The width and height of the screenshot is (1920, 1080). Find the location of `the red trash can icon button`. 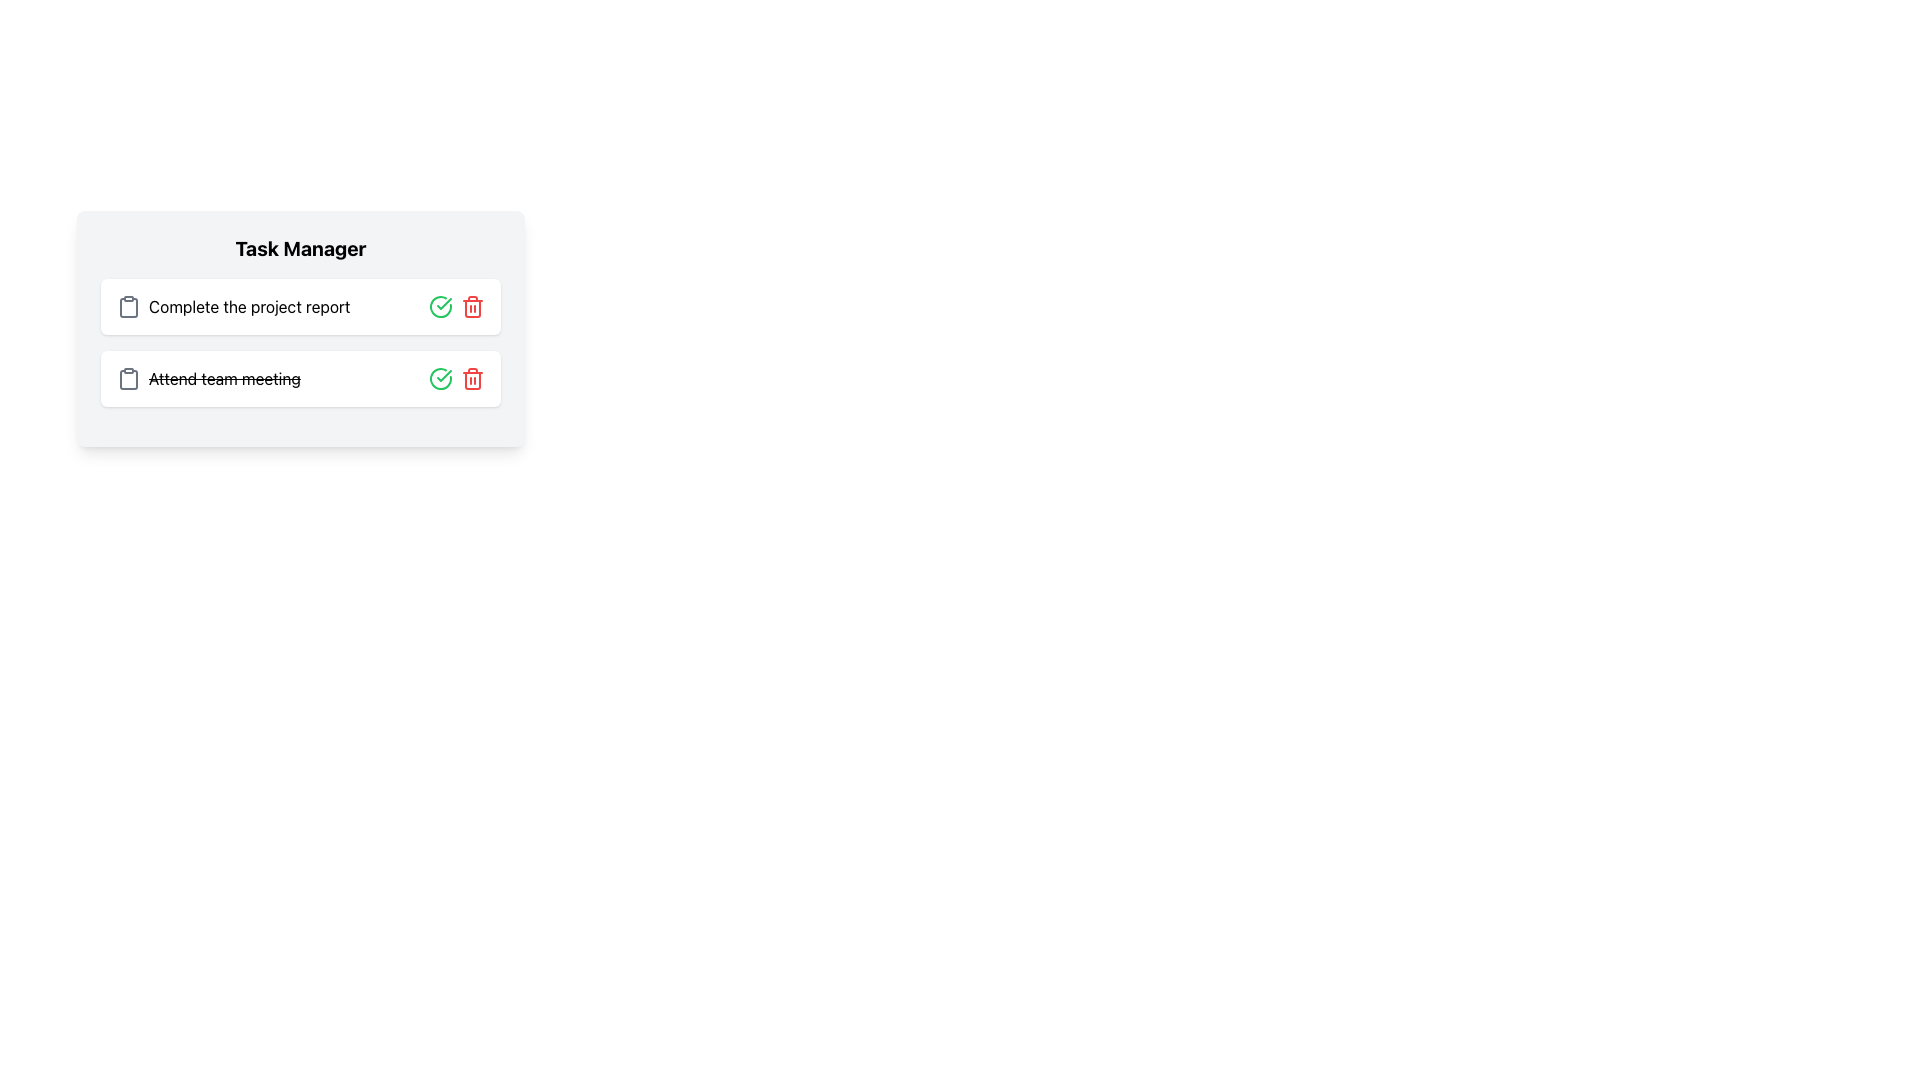

the red trash can icon button is located at coordinates (472, 307).